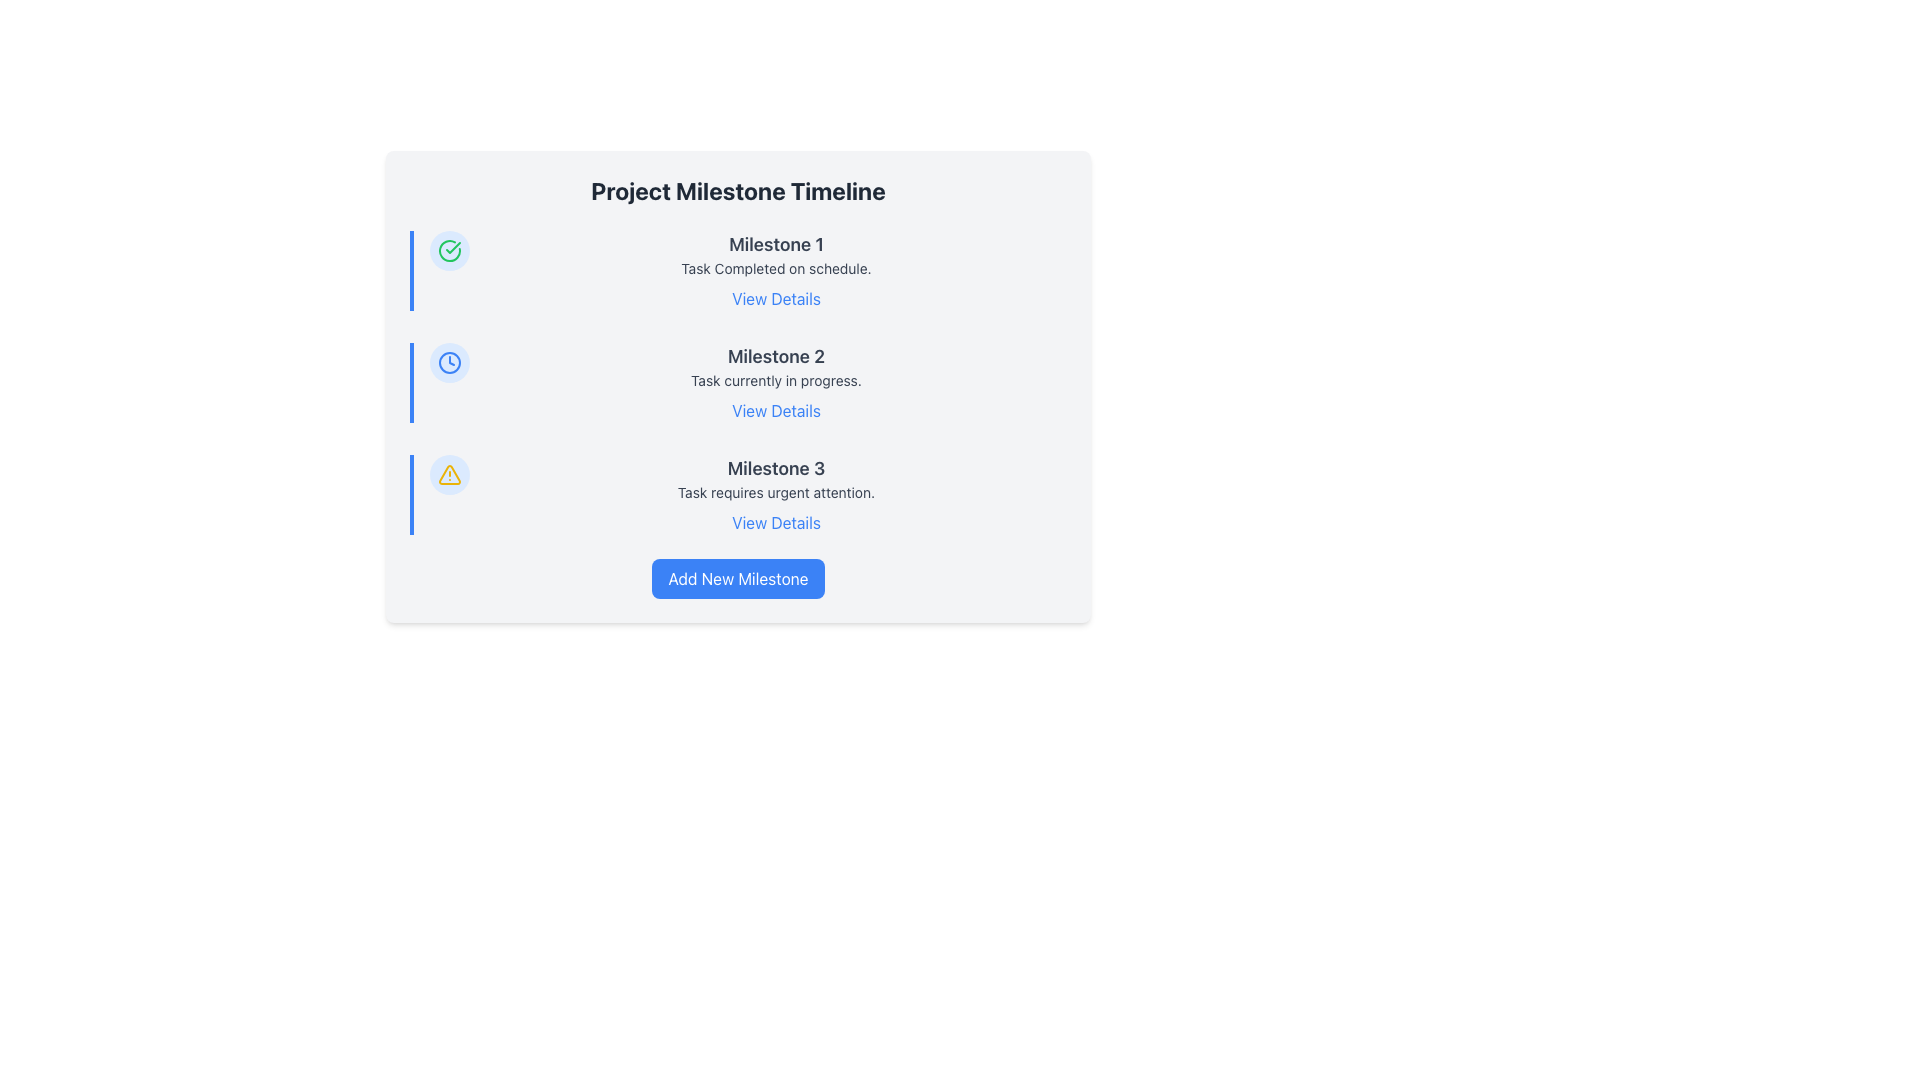  Describe the element at coordinates (775, 244) in the screenshot. I see `the text label that serves as the title for the milestone, located at the top of the milestone's descriptive block, above the text 'Task Completed on schedule.'` at that location.